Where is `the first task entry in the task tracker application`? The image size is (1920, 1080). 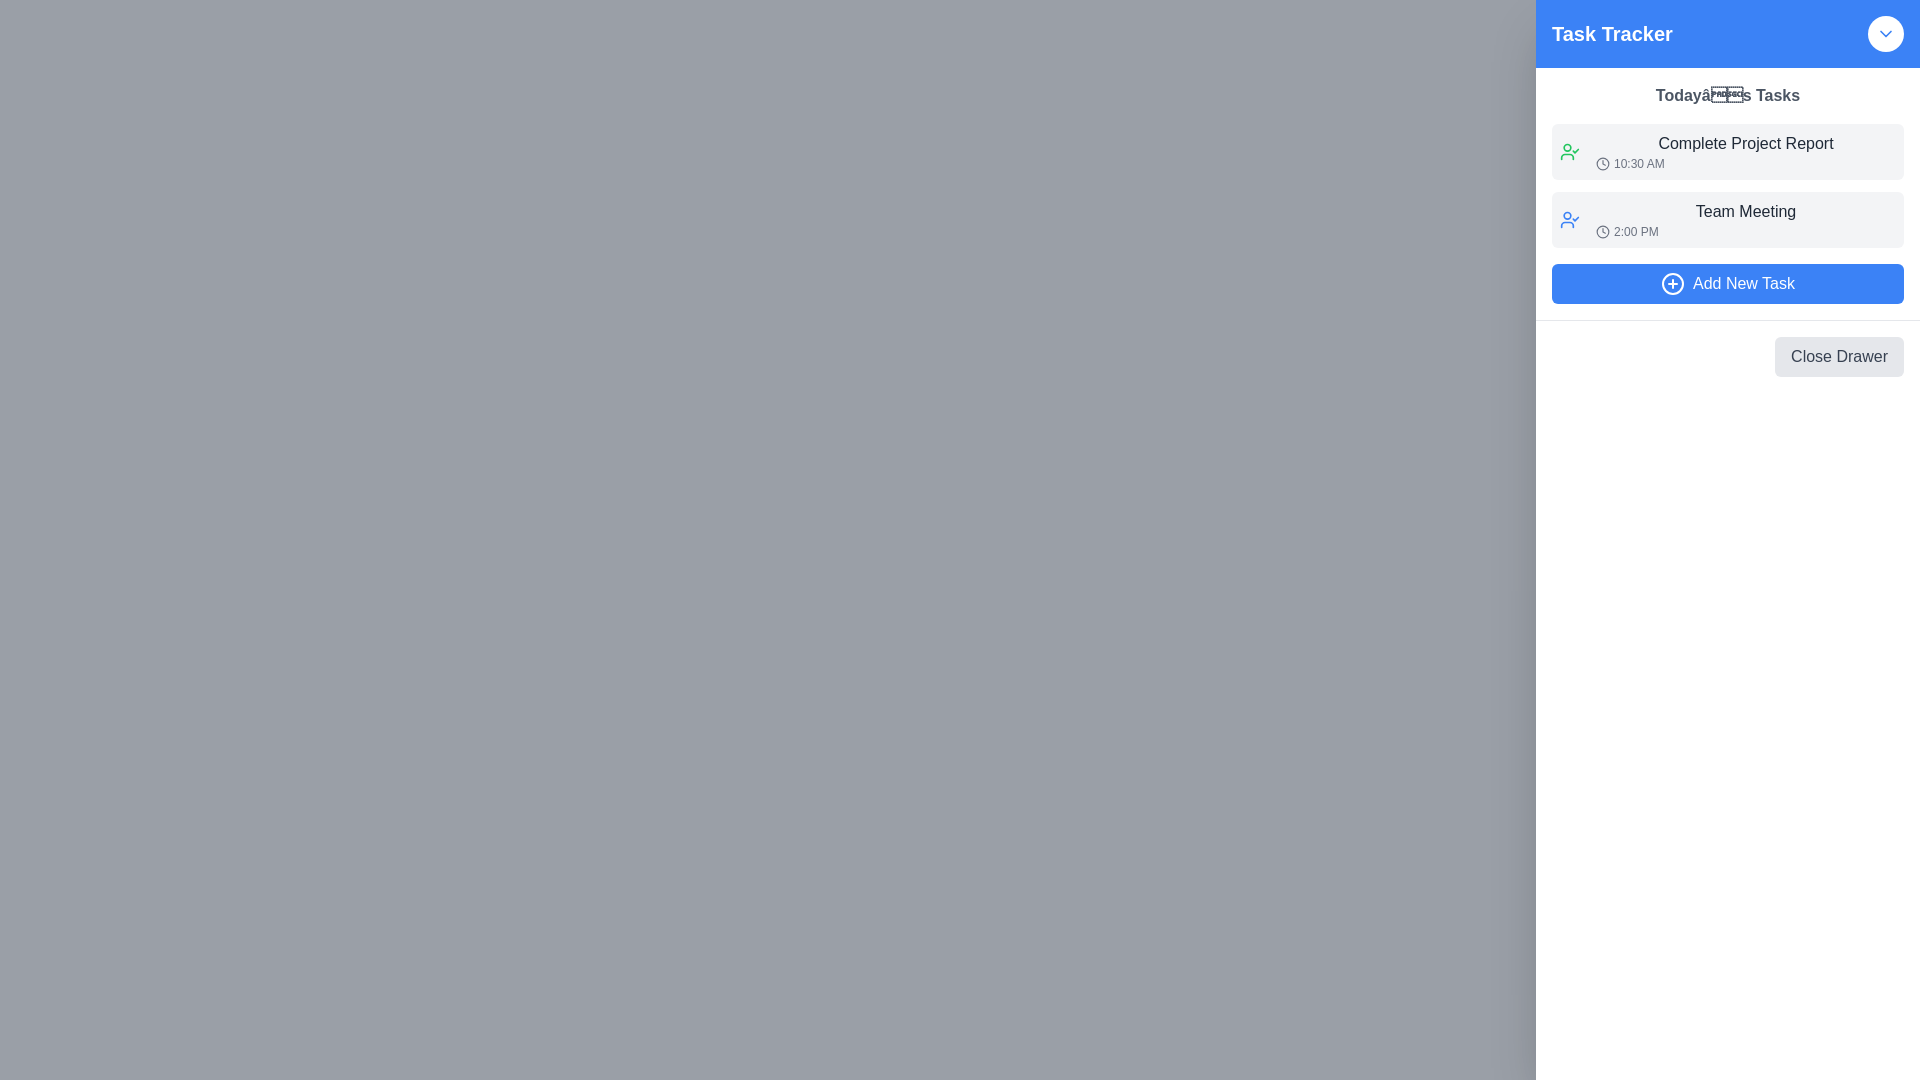 the first task entry in the task tracker application is located at coordinates (1727, 150).